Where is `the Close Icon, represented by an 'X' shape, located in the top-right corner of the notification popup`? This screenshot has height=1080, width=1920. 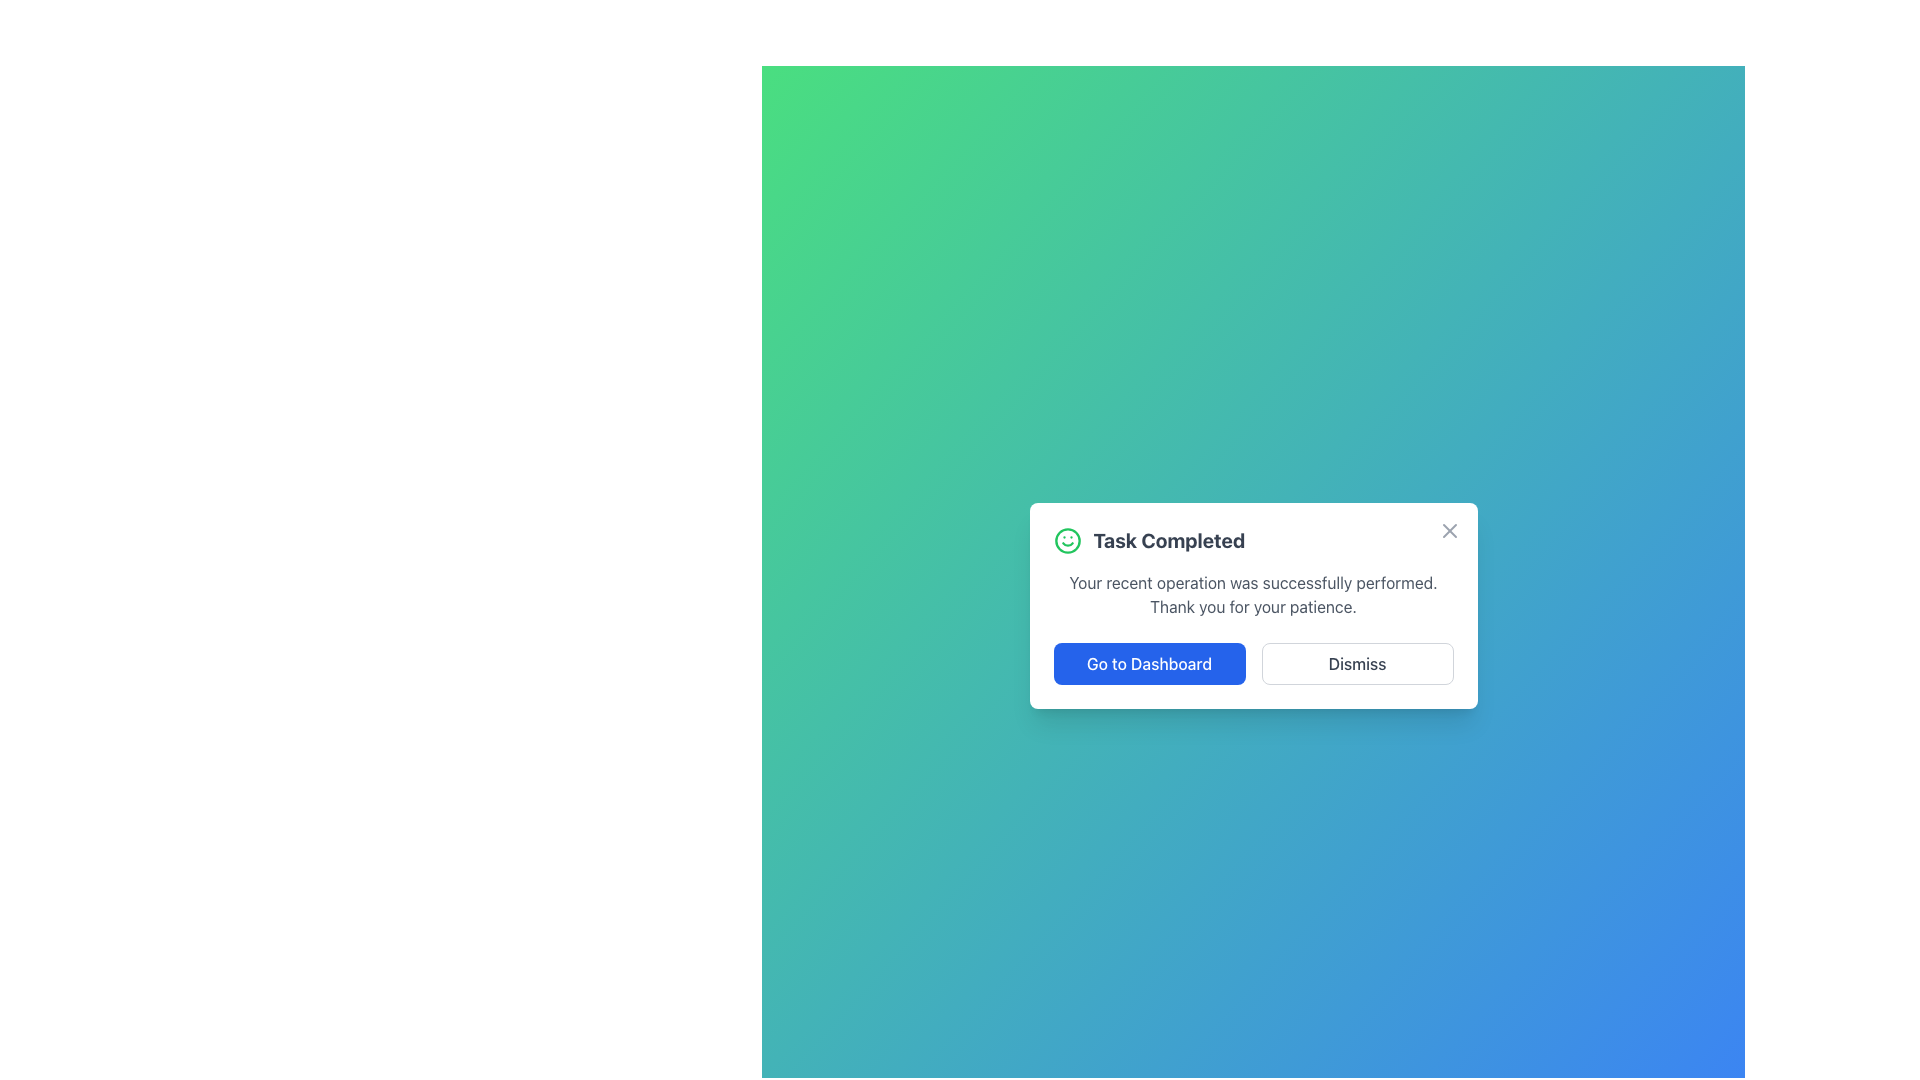
the Close Icon, represented by an 'X' shape, located in the top-right corner of the notification popup is located at coordinates (1449, 530).